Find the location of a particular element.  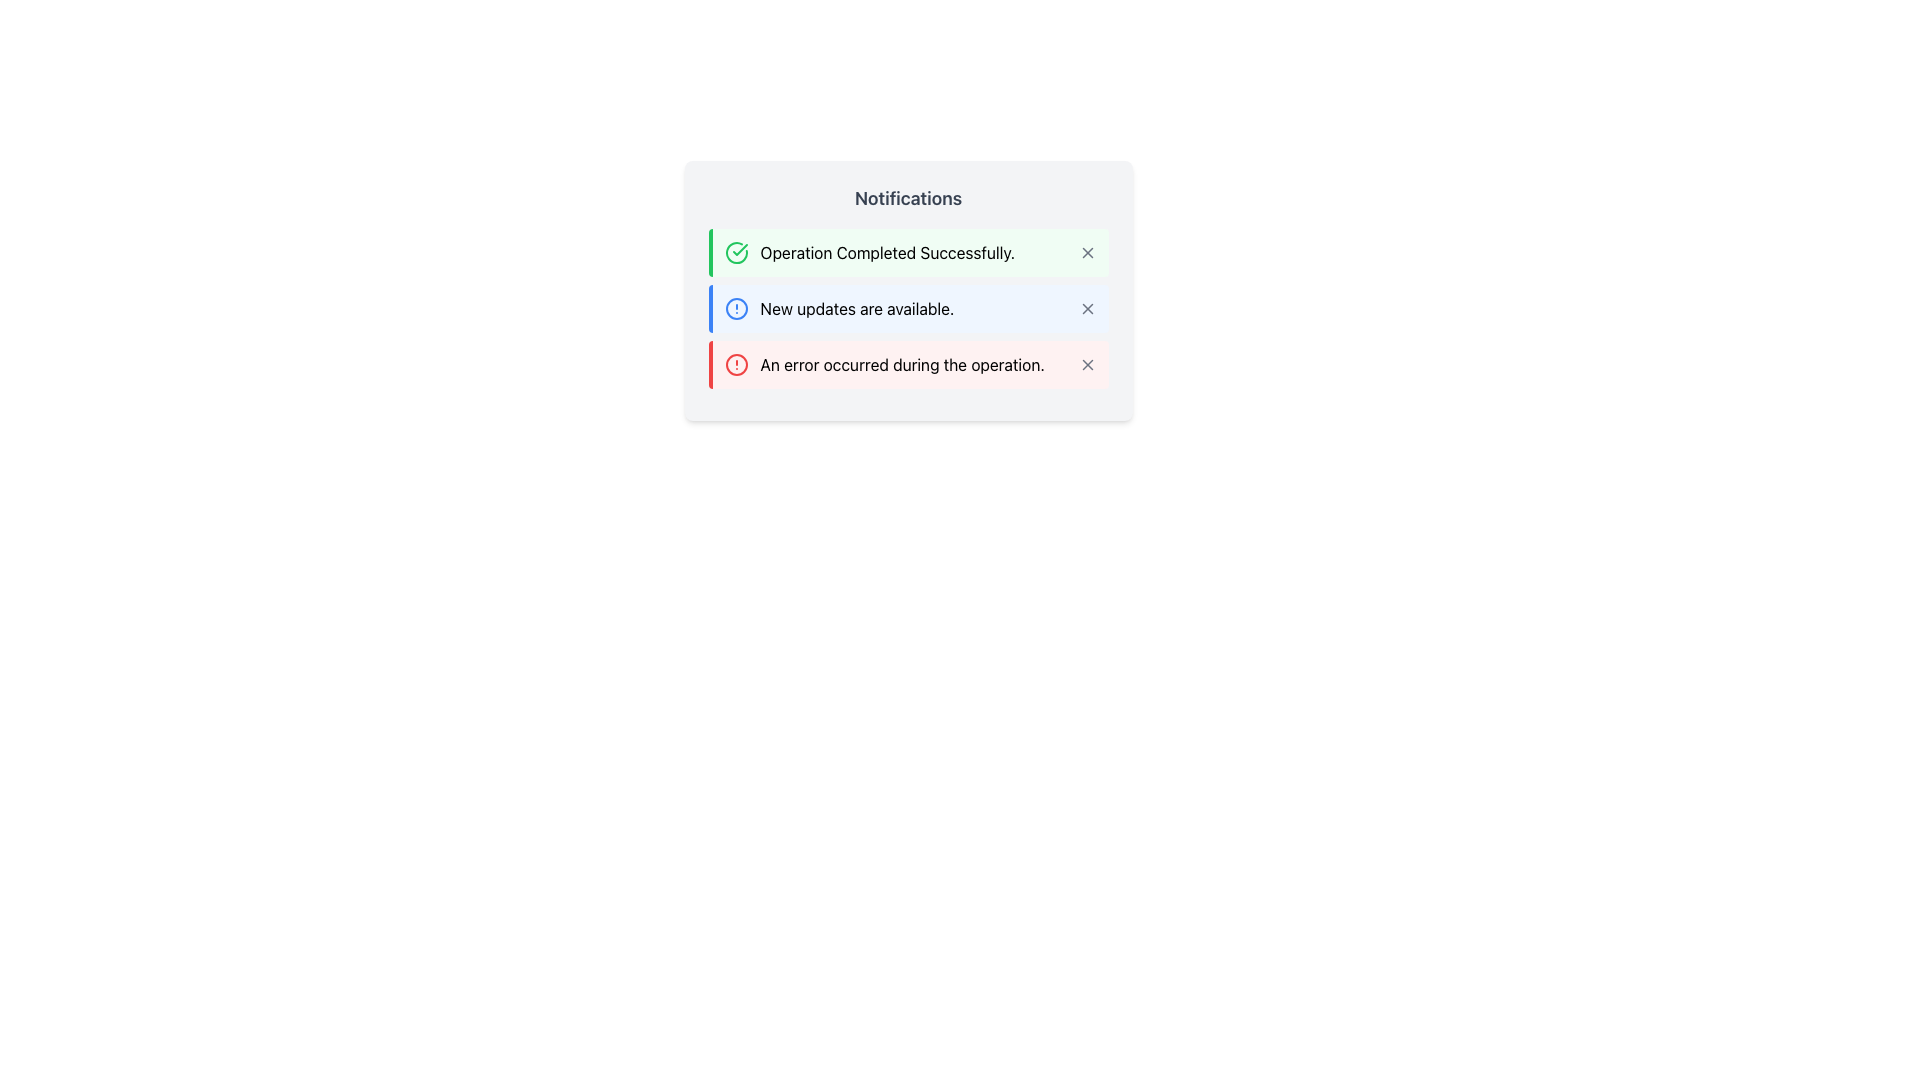

the circular alert icon with a red border, which indicates an error state, positioned to the left of the notification message 'An error occurred during the operation.' is located at coordinates (735, 365).